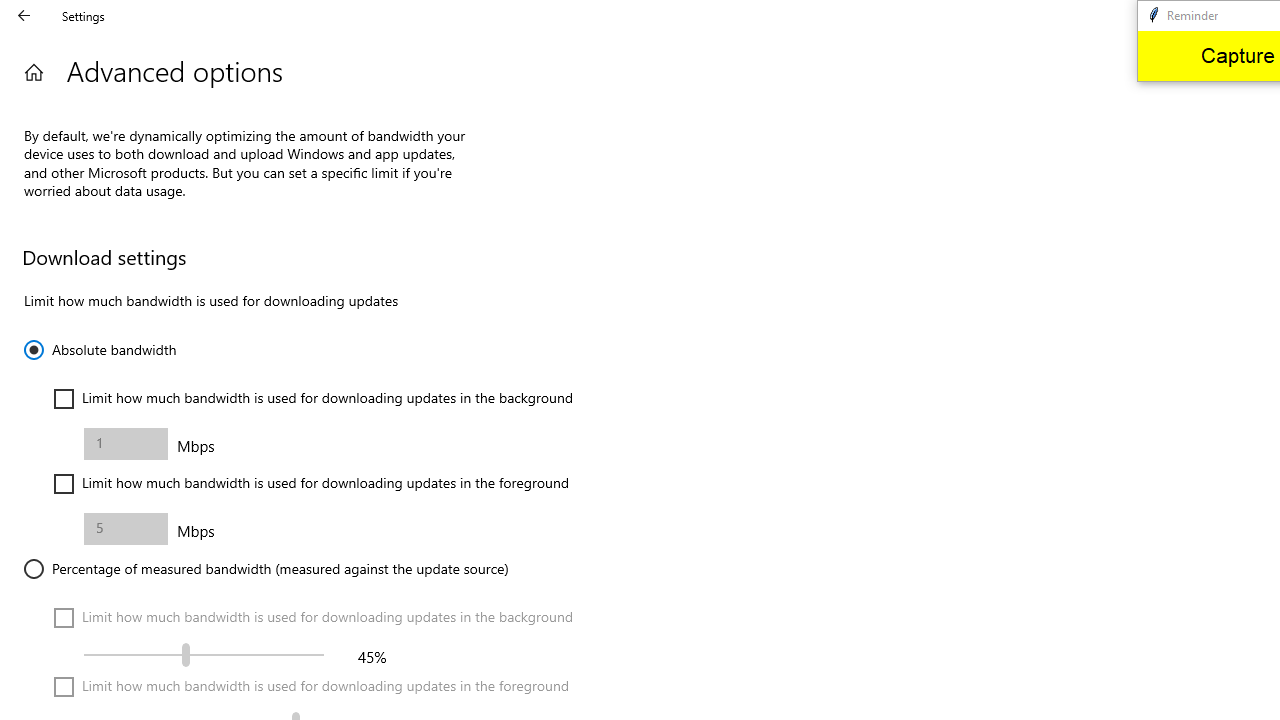 This screenshot has height=720, width=1280. What do you see at coordinates (99, 348) in the screenshot?
I see `'Absolute bandwidth'` at bounding box center [99, 348].